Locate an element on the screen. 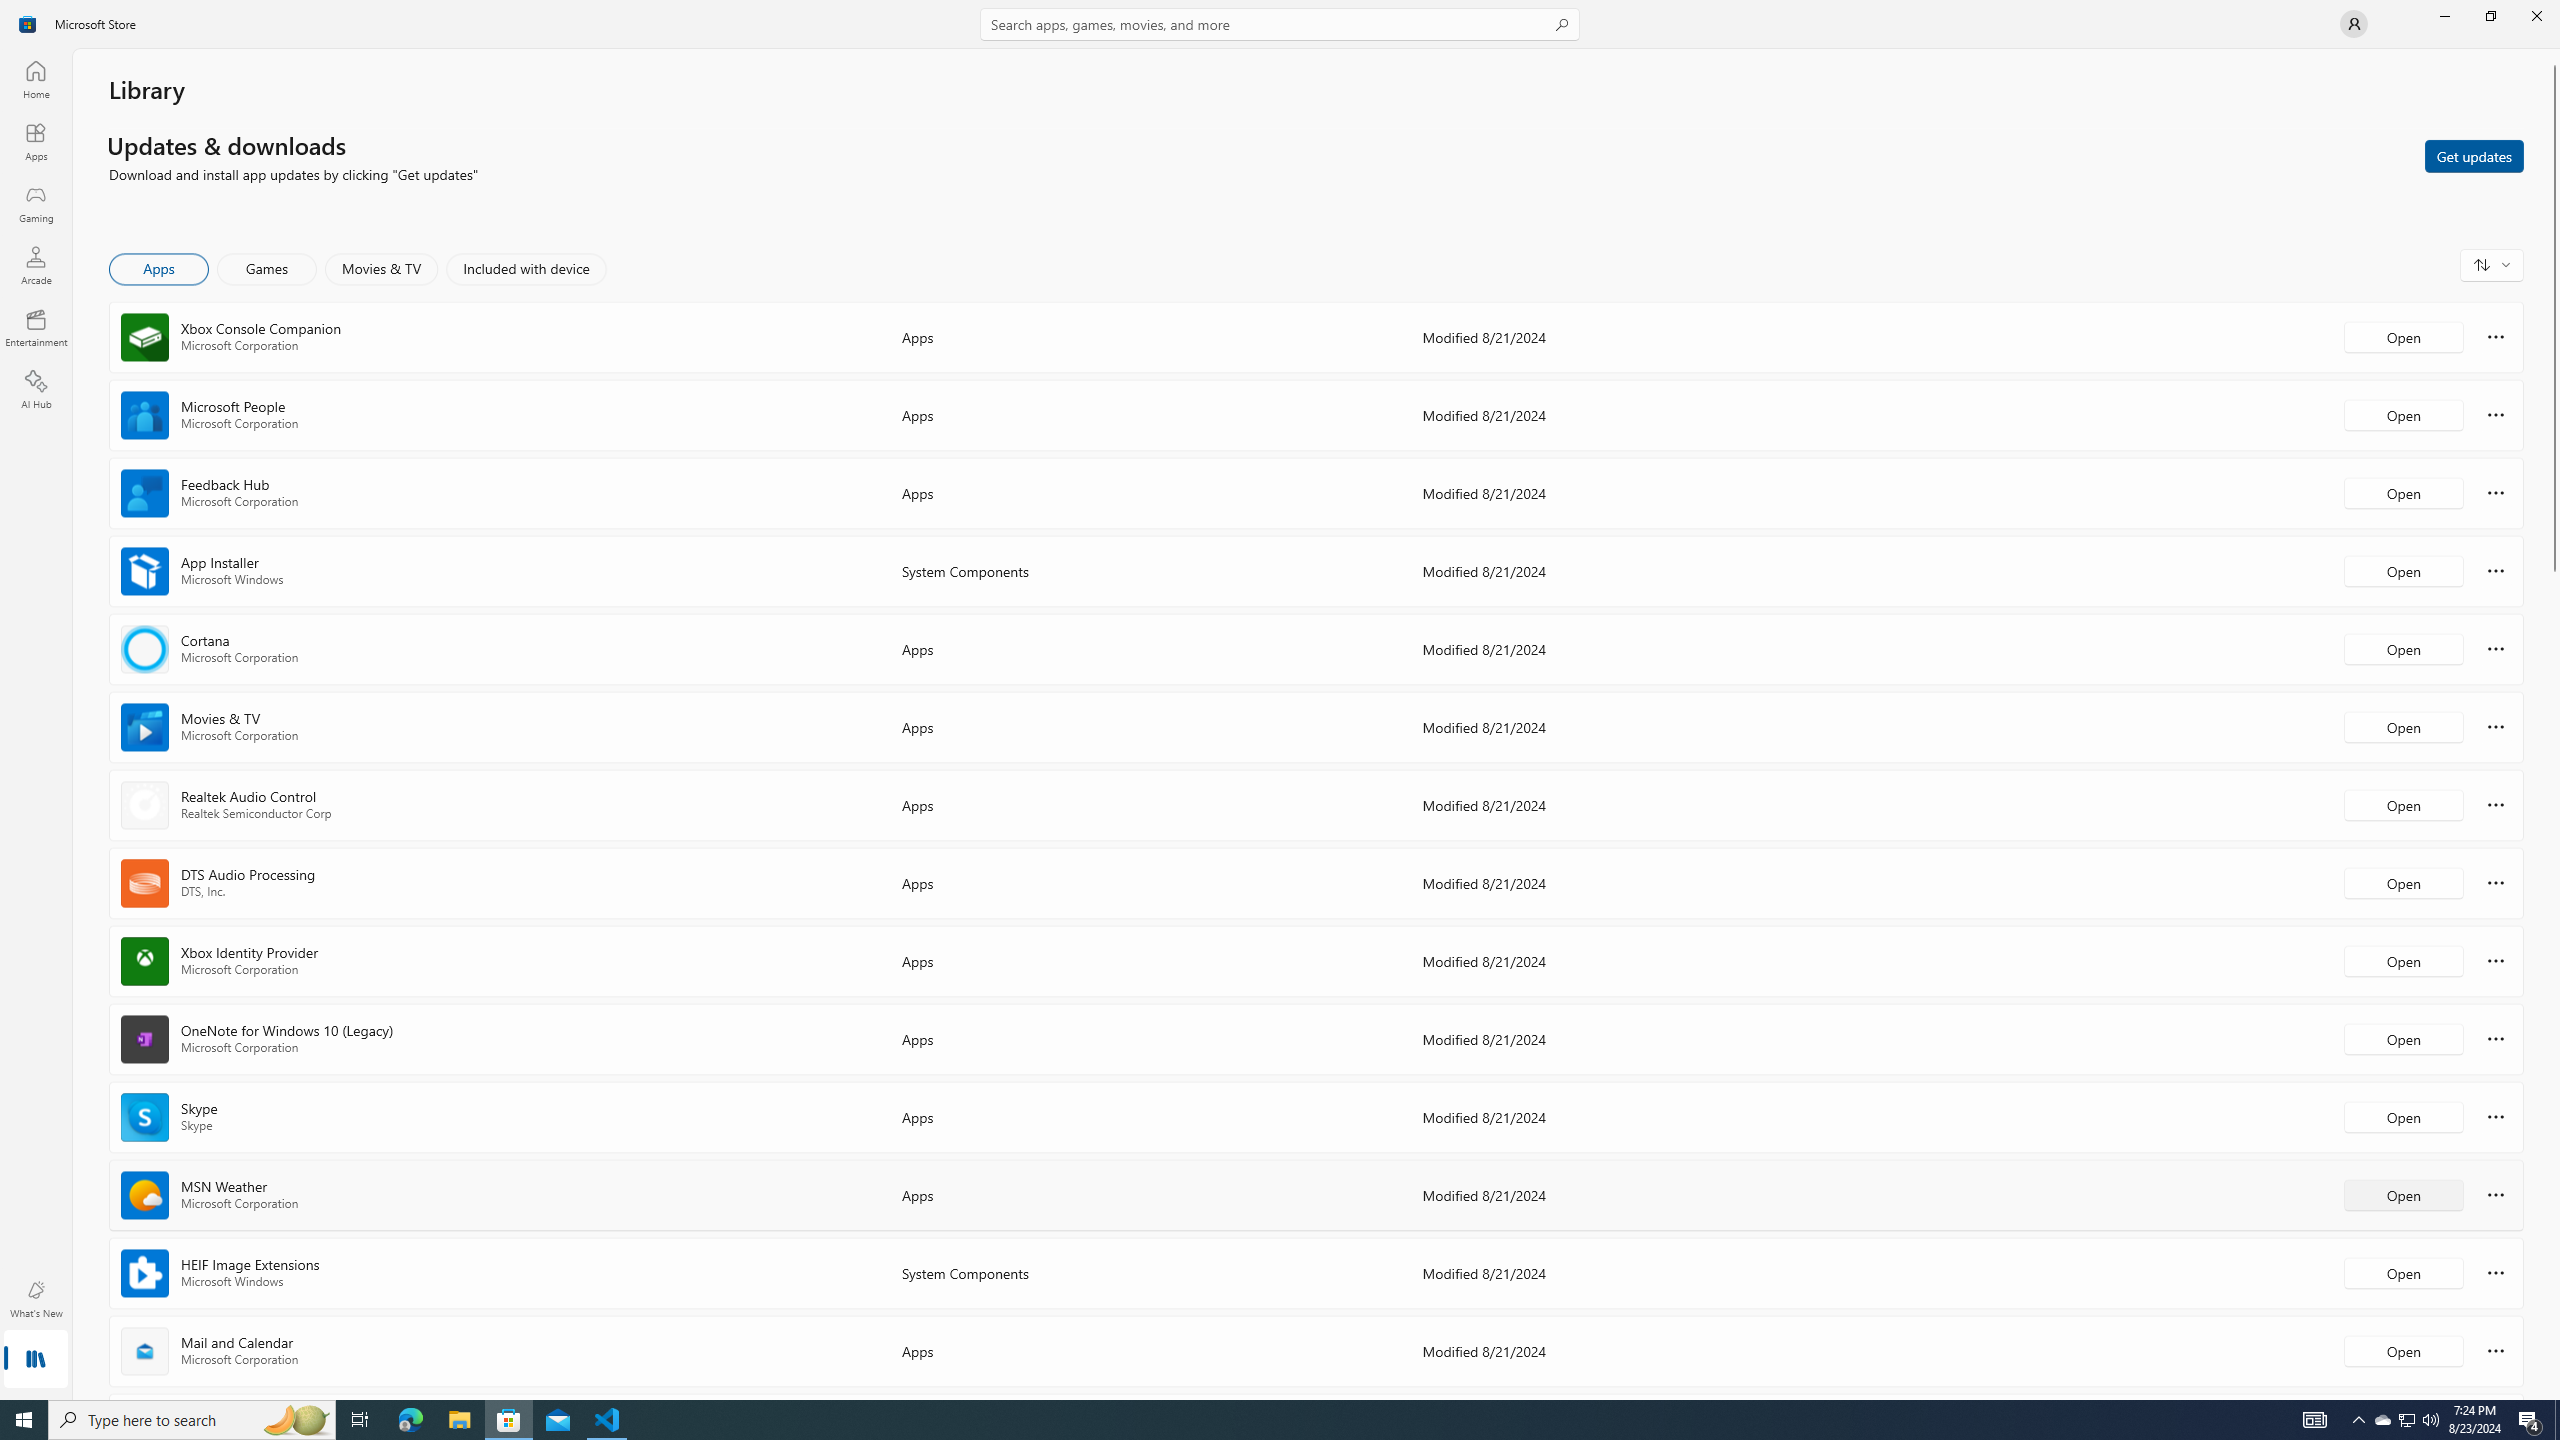 Image resolution: width=2560 pixels, height=1440 pixels. 'Included with device' is located at coordinates (525, 268).